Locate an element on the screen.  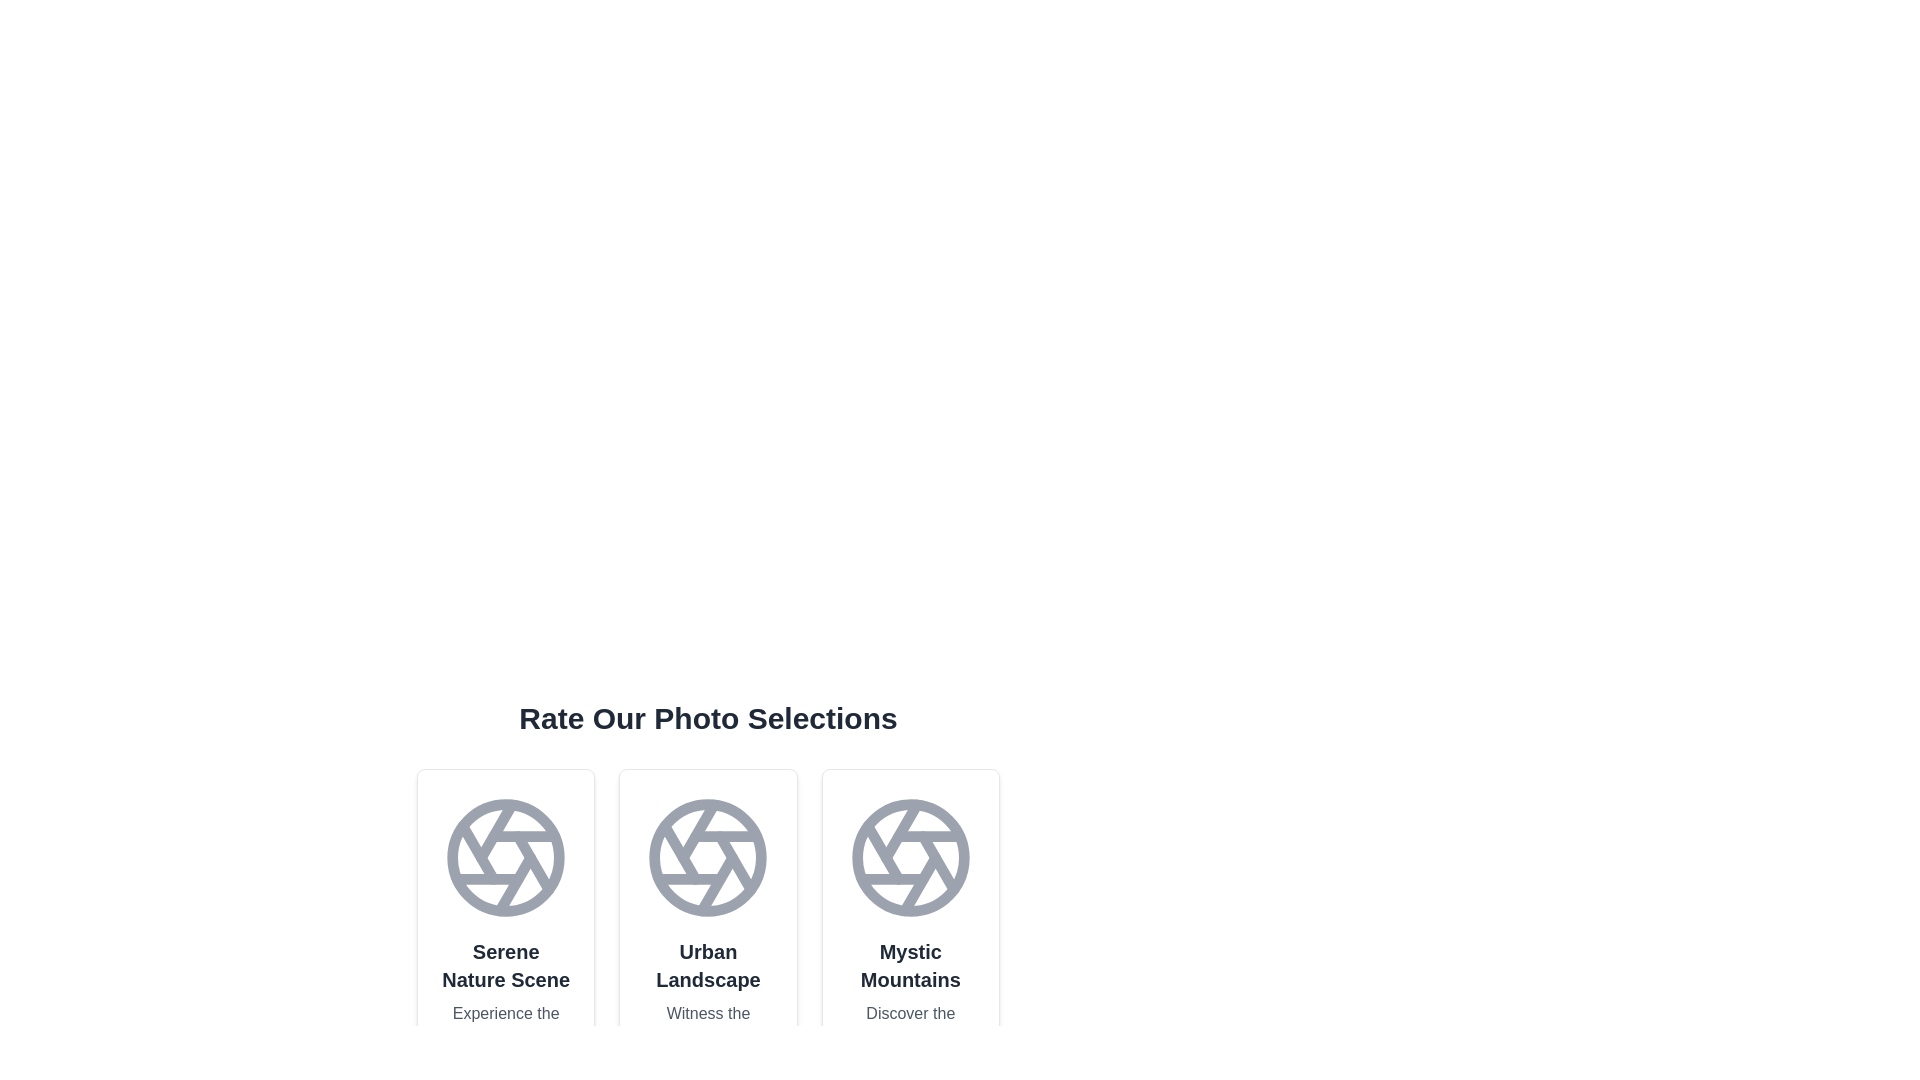
the photo card titled 'Serene Nature Scene' is located at coordinates (505, 956).